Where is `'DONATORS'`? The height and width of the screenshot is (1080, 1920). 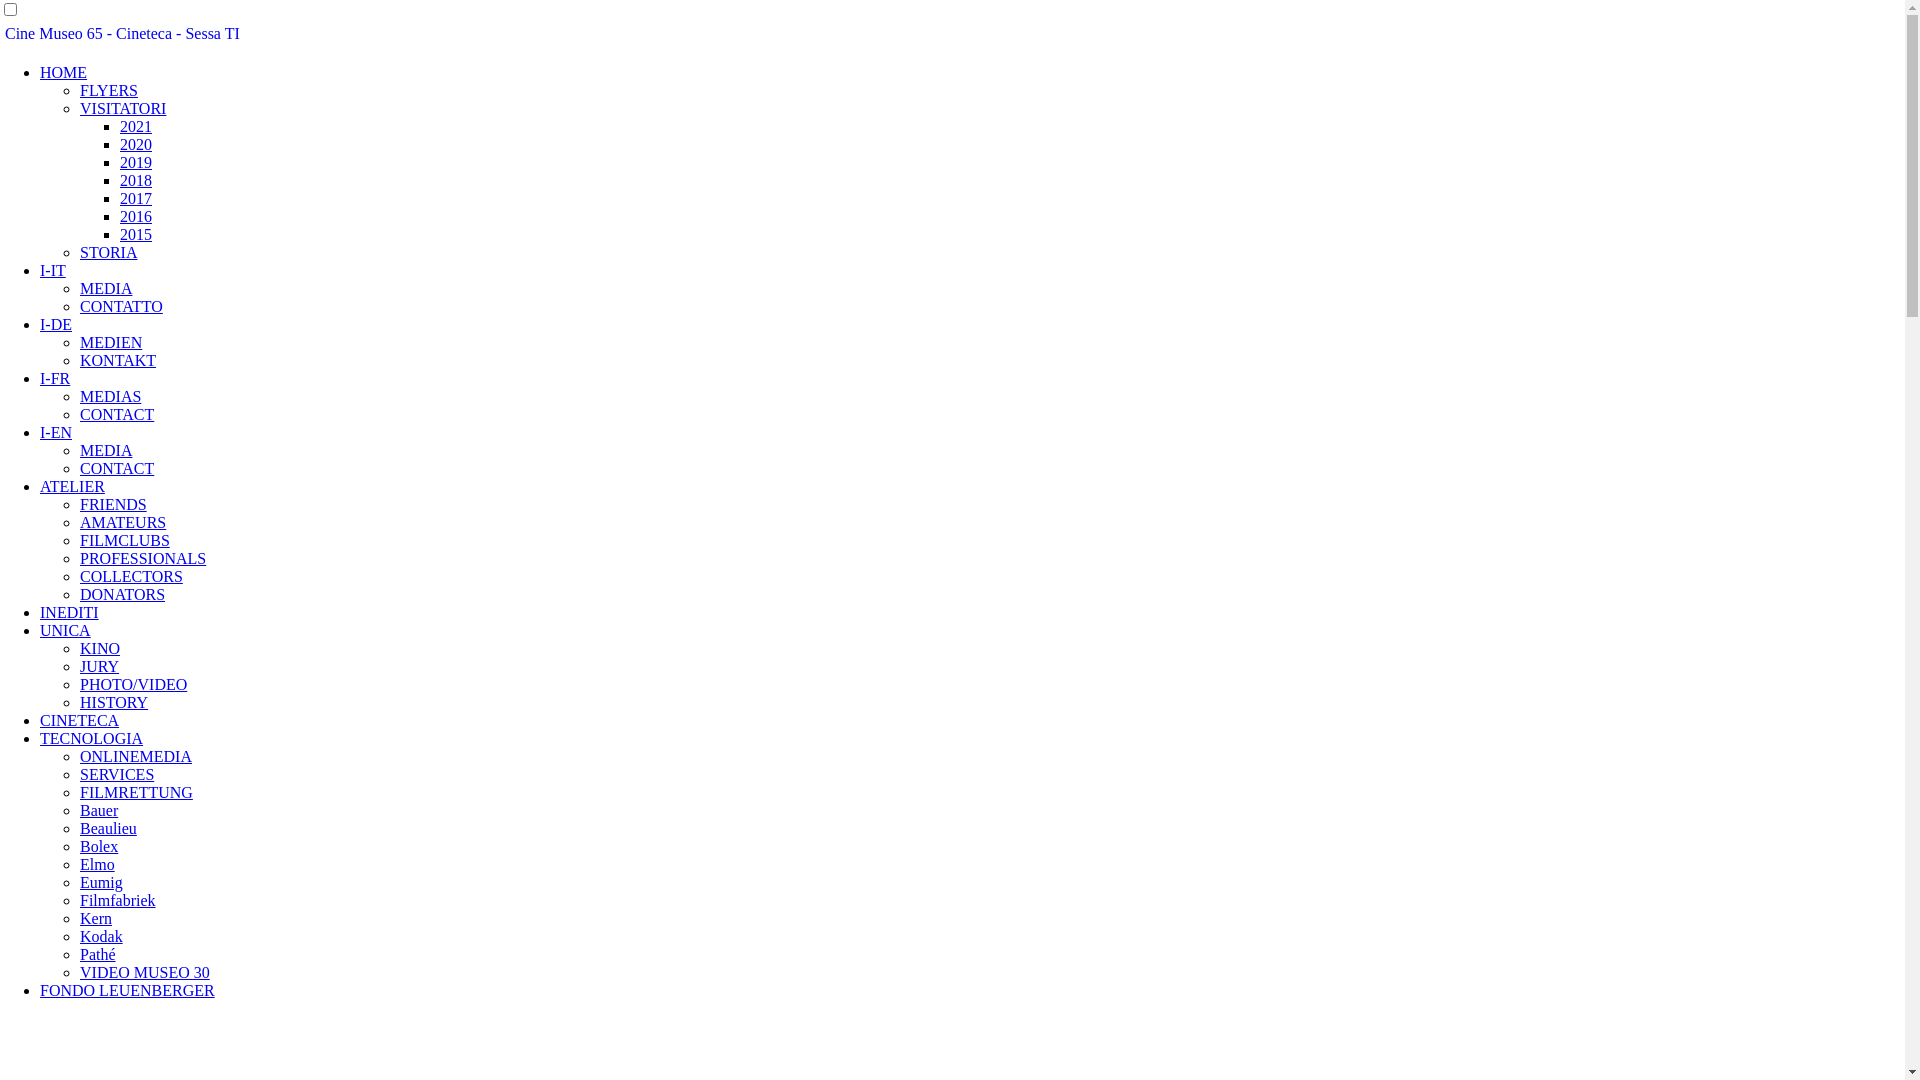 'DONATORS' is located at coordinates (121, 593).